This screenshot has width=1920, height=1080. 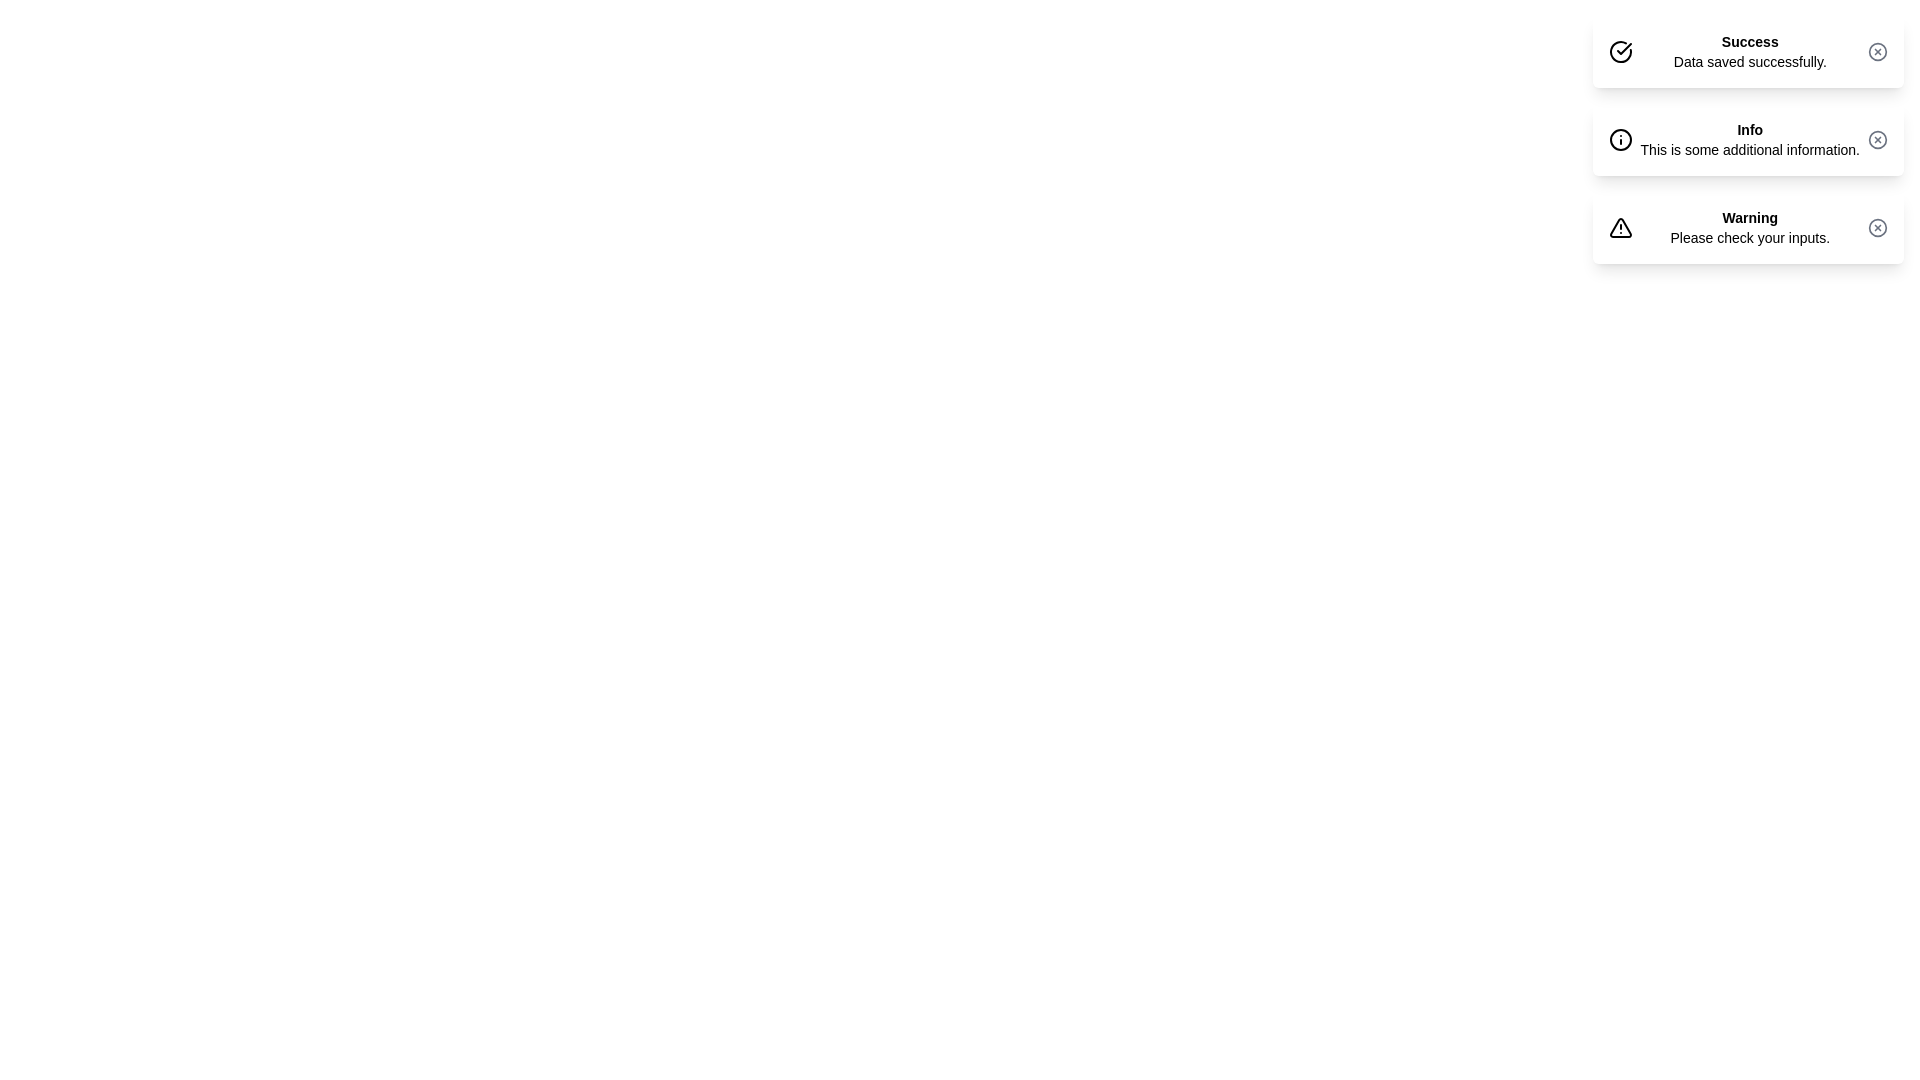 What do you see at coordinates (1749, 42) in the screenshot?
I see `the static text displaying 'Success' at the top of the notification box` at bounding box center [1749, 42].